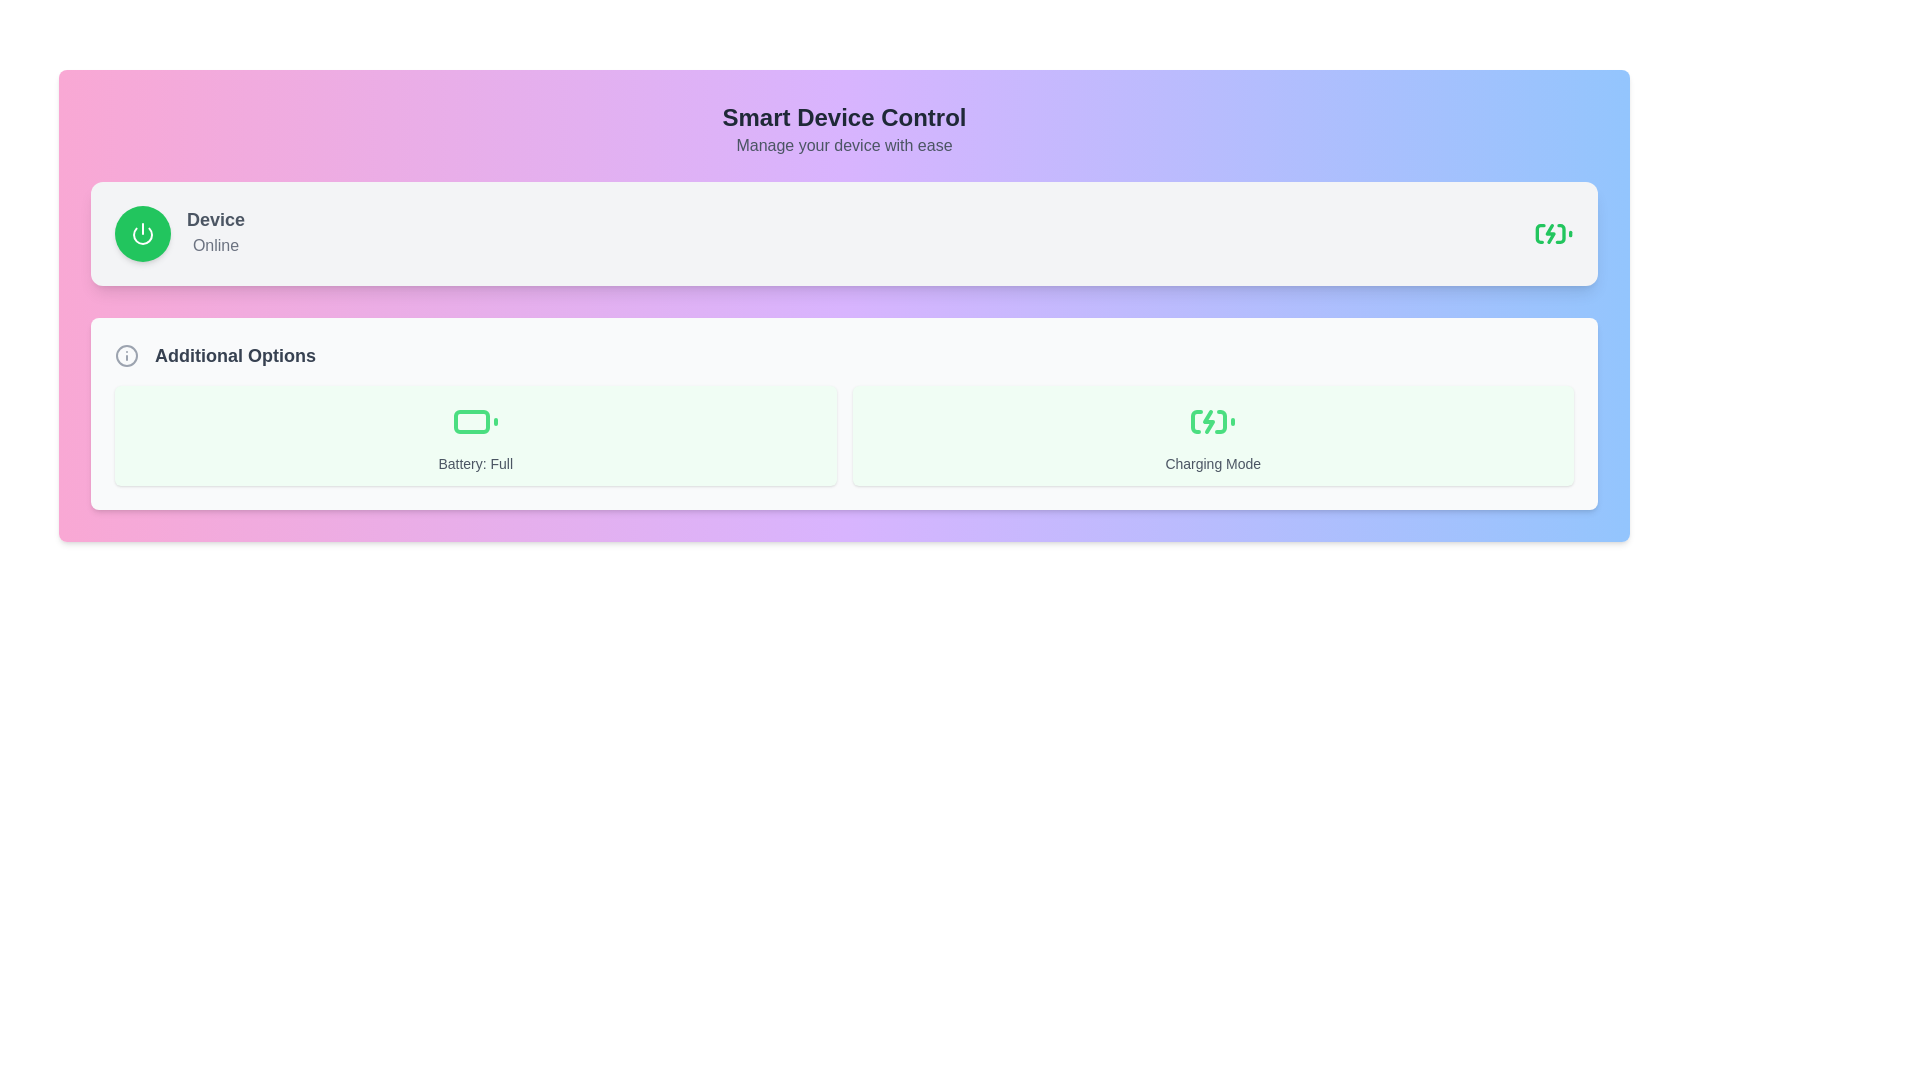 The height and width of the screenshot is (1080, 1920). What do you see at coordinates (125, 354) in the screenshot?
I see `the informational icon located to the left of the text 'Additional Options', which provides additional information on hover or click` at bounding box center [125, 354].